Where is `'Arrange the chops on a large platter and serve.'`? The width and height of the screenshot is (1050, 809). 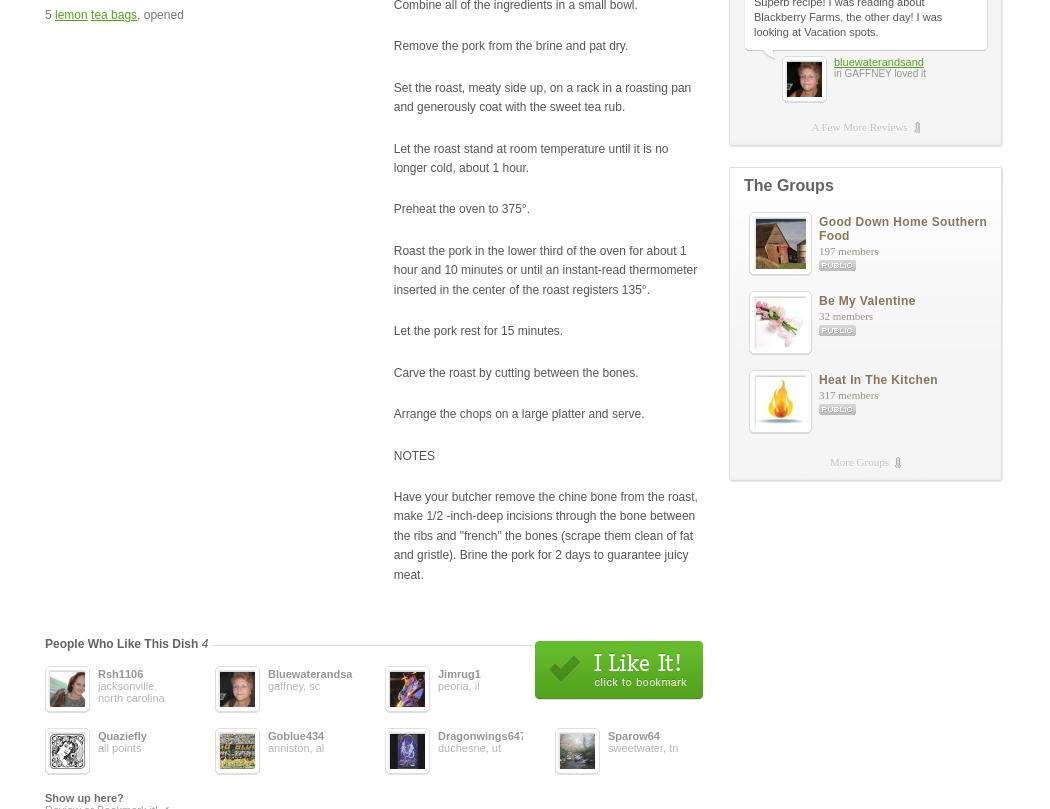
'Arrange the chops on a large platter and serve.' is located at coordinates (517, 412).